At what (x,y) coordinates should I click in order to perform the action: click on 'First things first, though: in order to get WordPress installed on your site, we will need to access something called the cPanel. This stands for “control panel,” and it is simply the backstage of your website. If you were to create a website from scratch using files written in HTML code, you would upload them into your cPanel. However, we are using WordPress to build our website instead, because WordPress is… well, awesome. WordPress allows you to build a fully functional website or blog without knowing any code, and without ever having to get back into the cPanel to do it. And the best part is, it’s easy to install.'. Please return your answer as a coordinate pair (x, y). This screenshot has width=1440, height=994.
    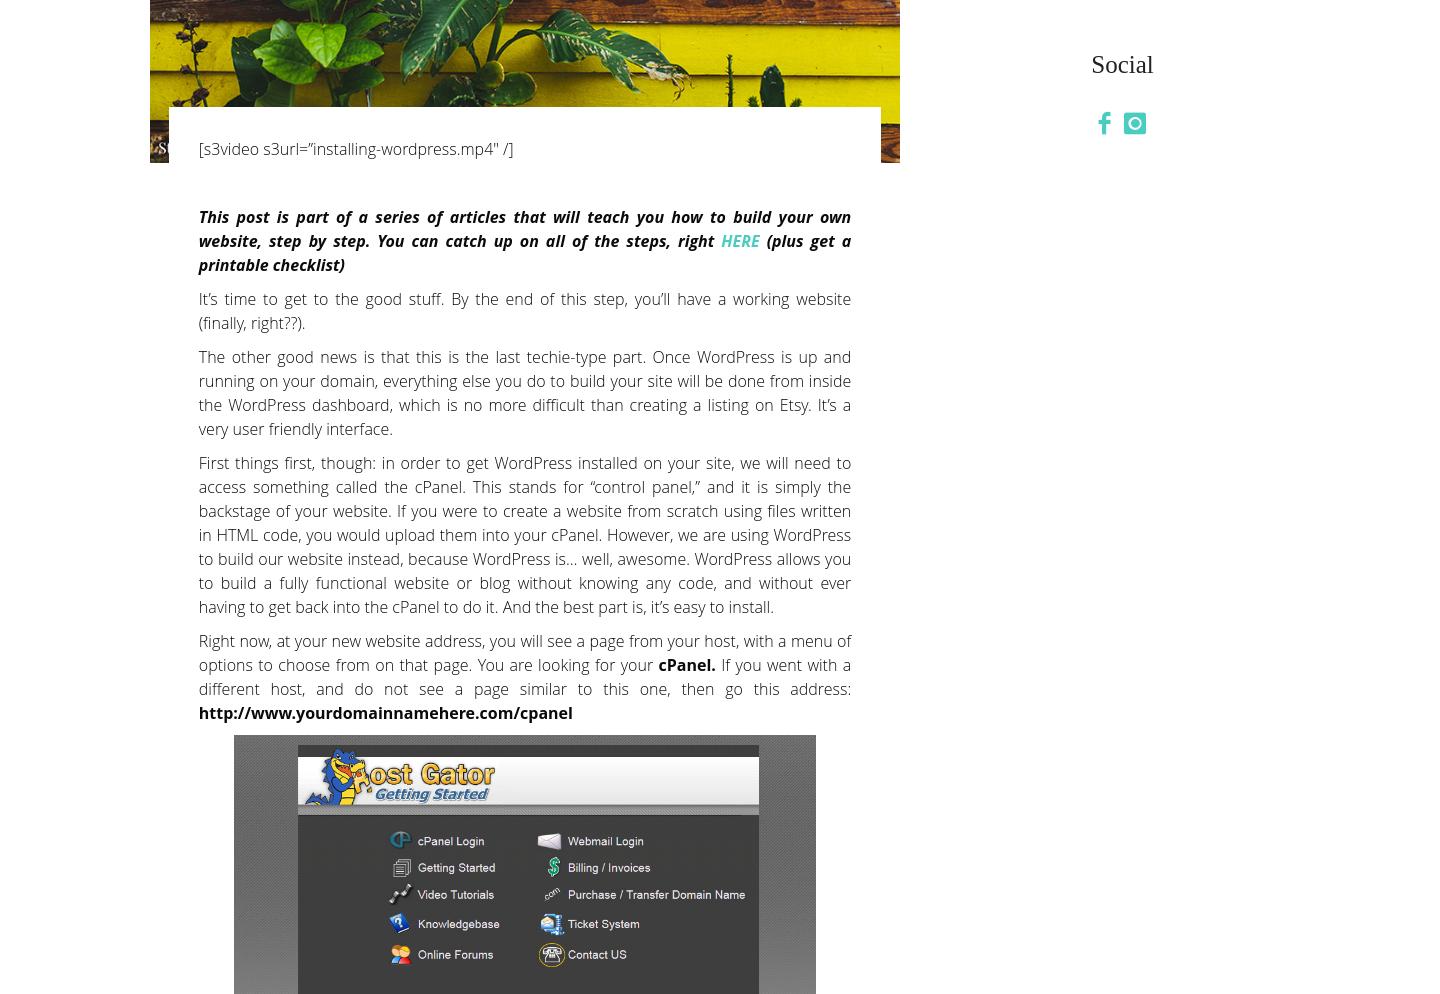
    Looking at the image, I should click on (523, 533).